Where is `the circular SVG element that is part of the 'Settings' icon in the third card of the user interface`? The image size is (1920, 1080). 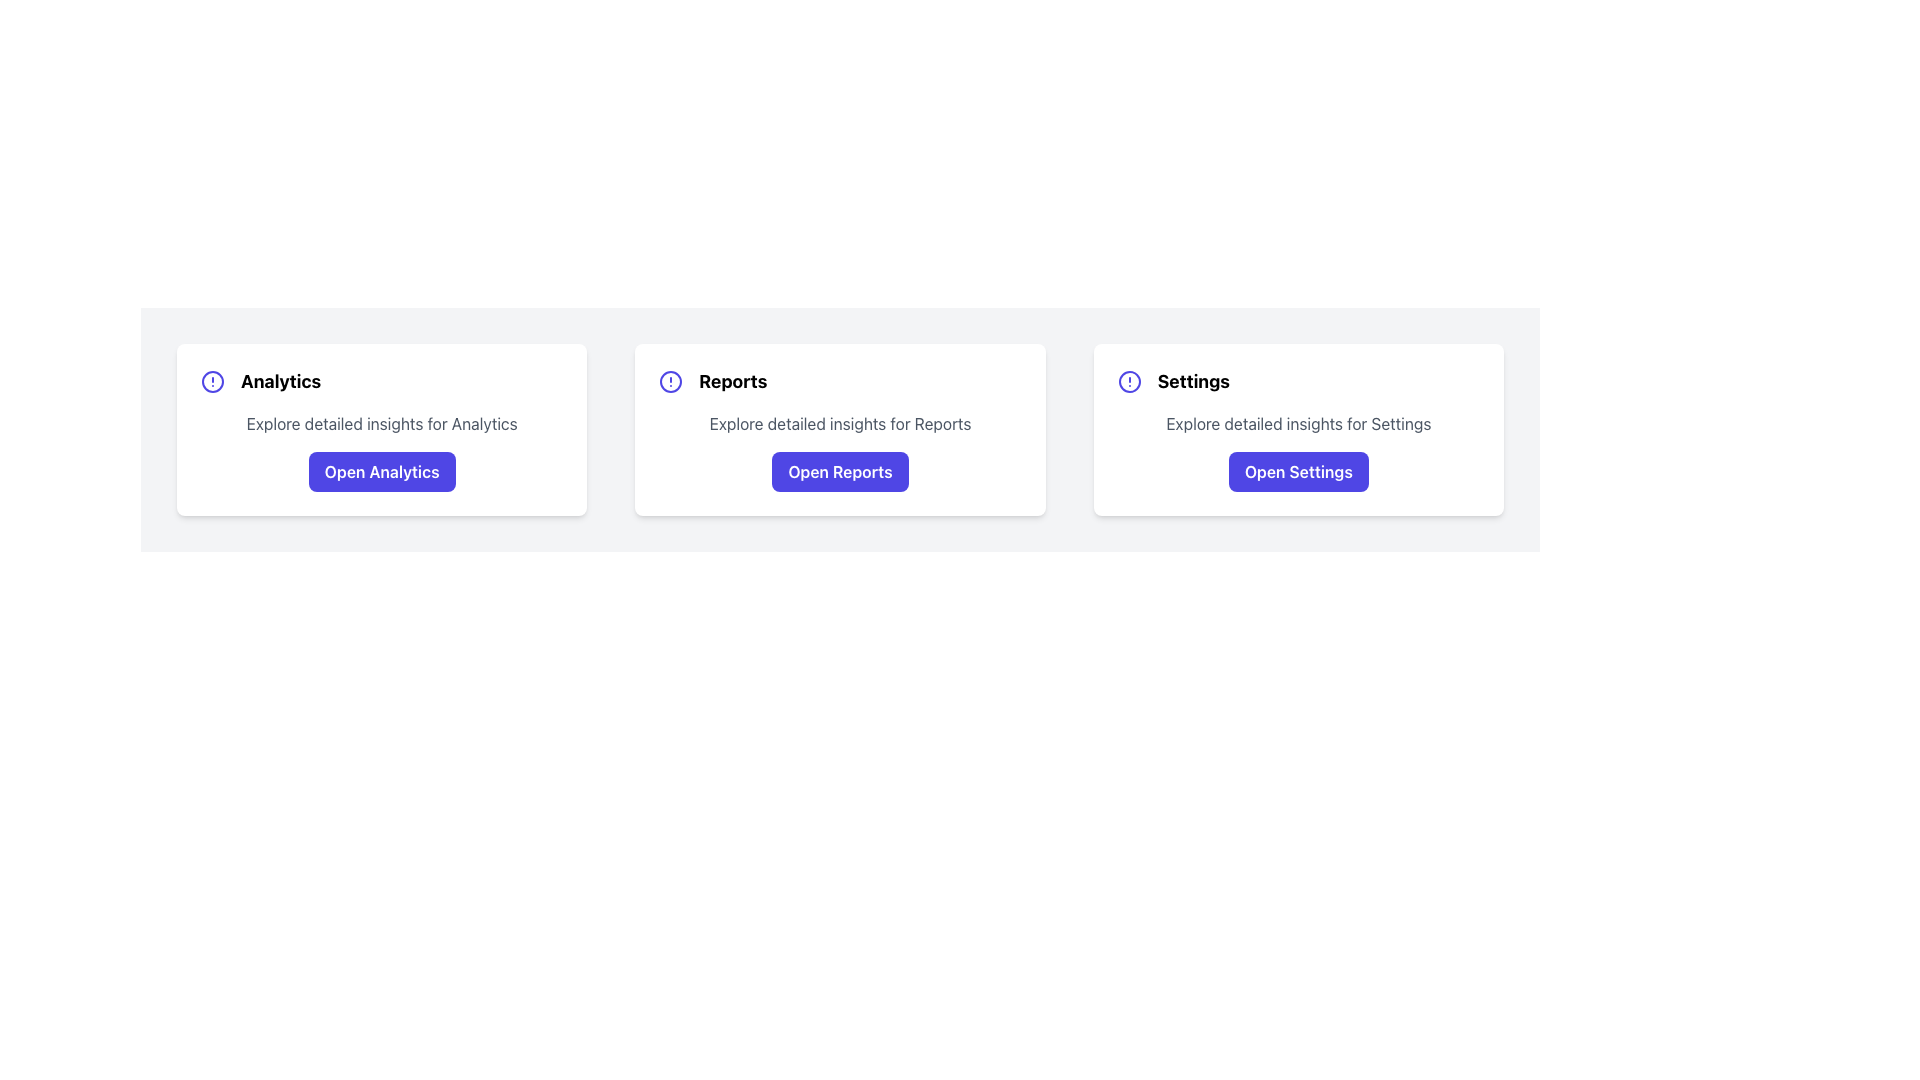 the circular SVG element that is part of the 'Settings' icon in the third card of the user interface is located at coordinates (1129, 381).